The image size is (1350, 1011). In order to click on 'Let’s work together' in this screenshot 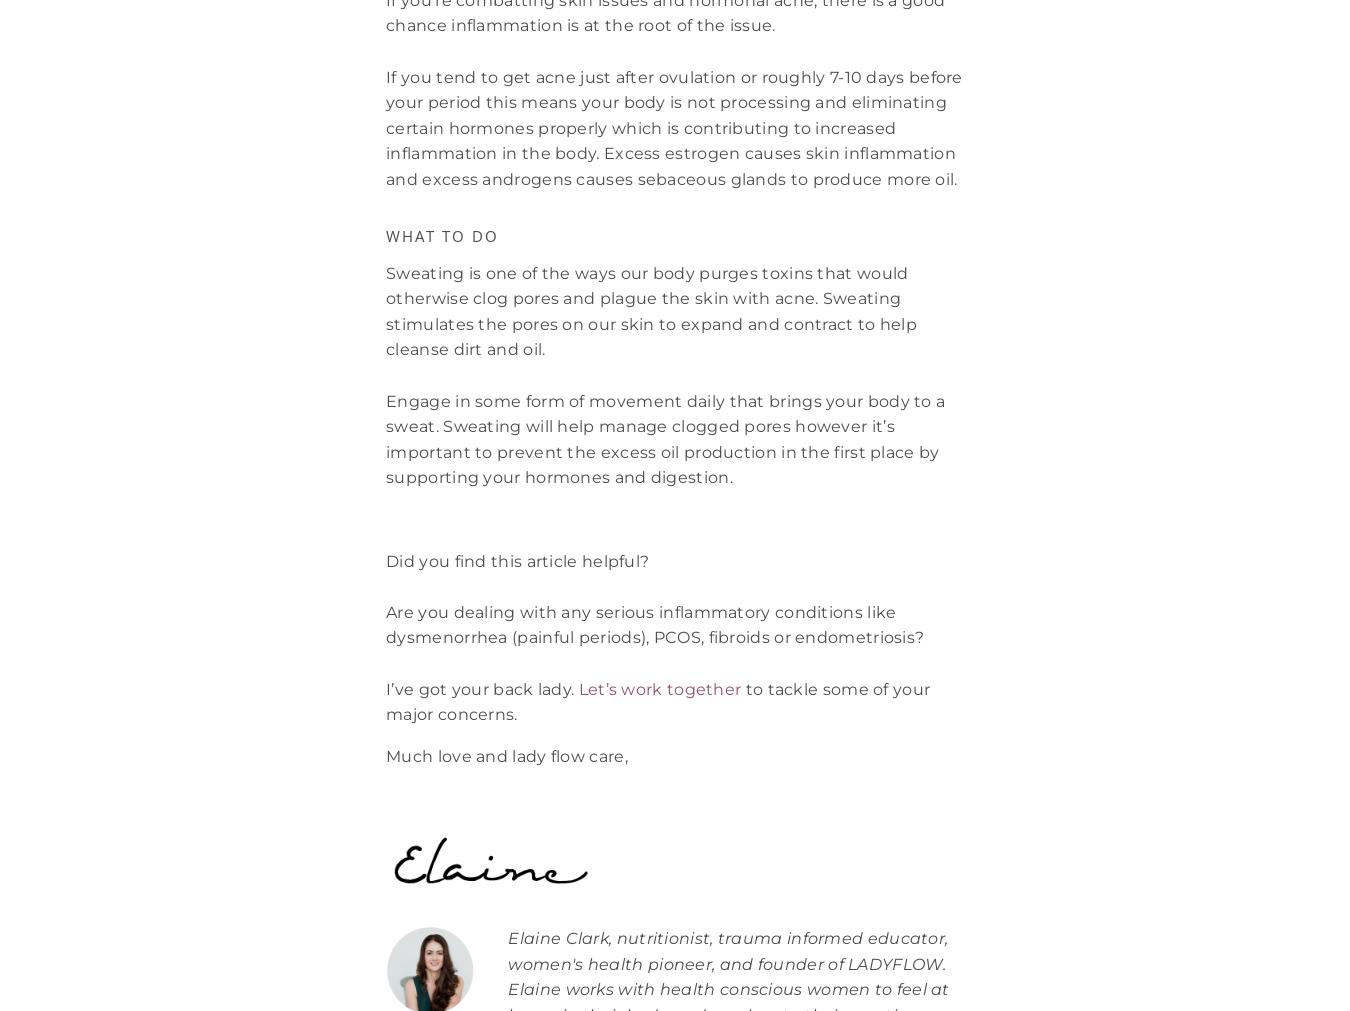, I will do `click(659, 687)`.